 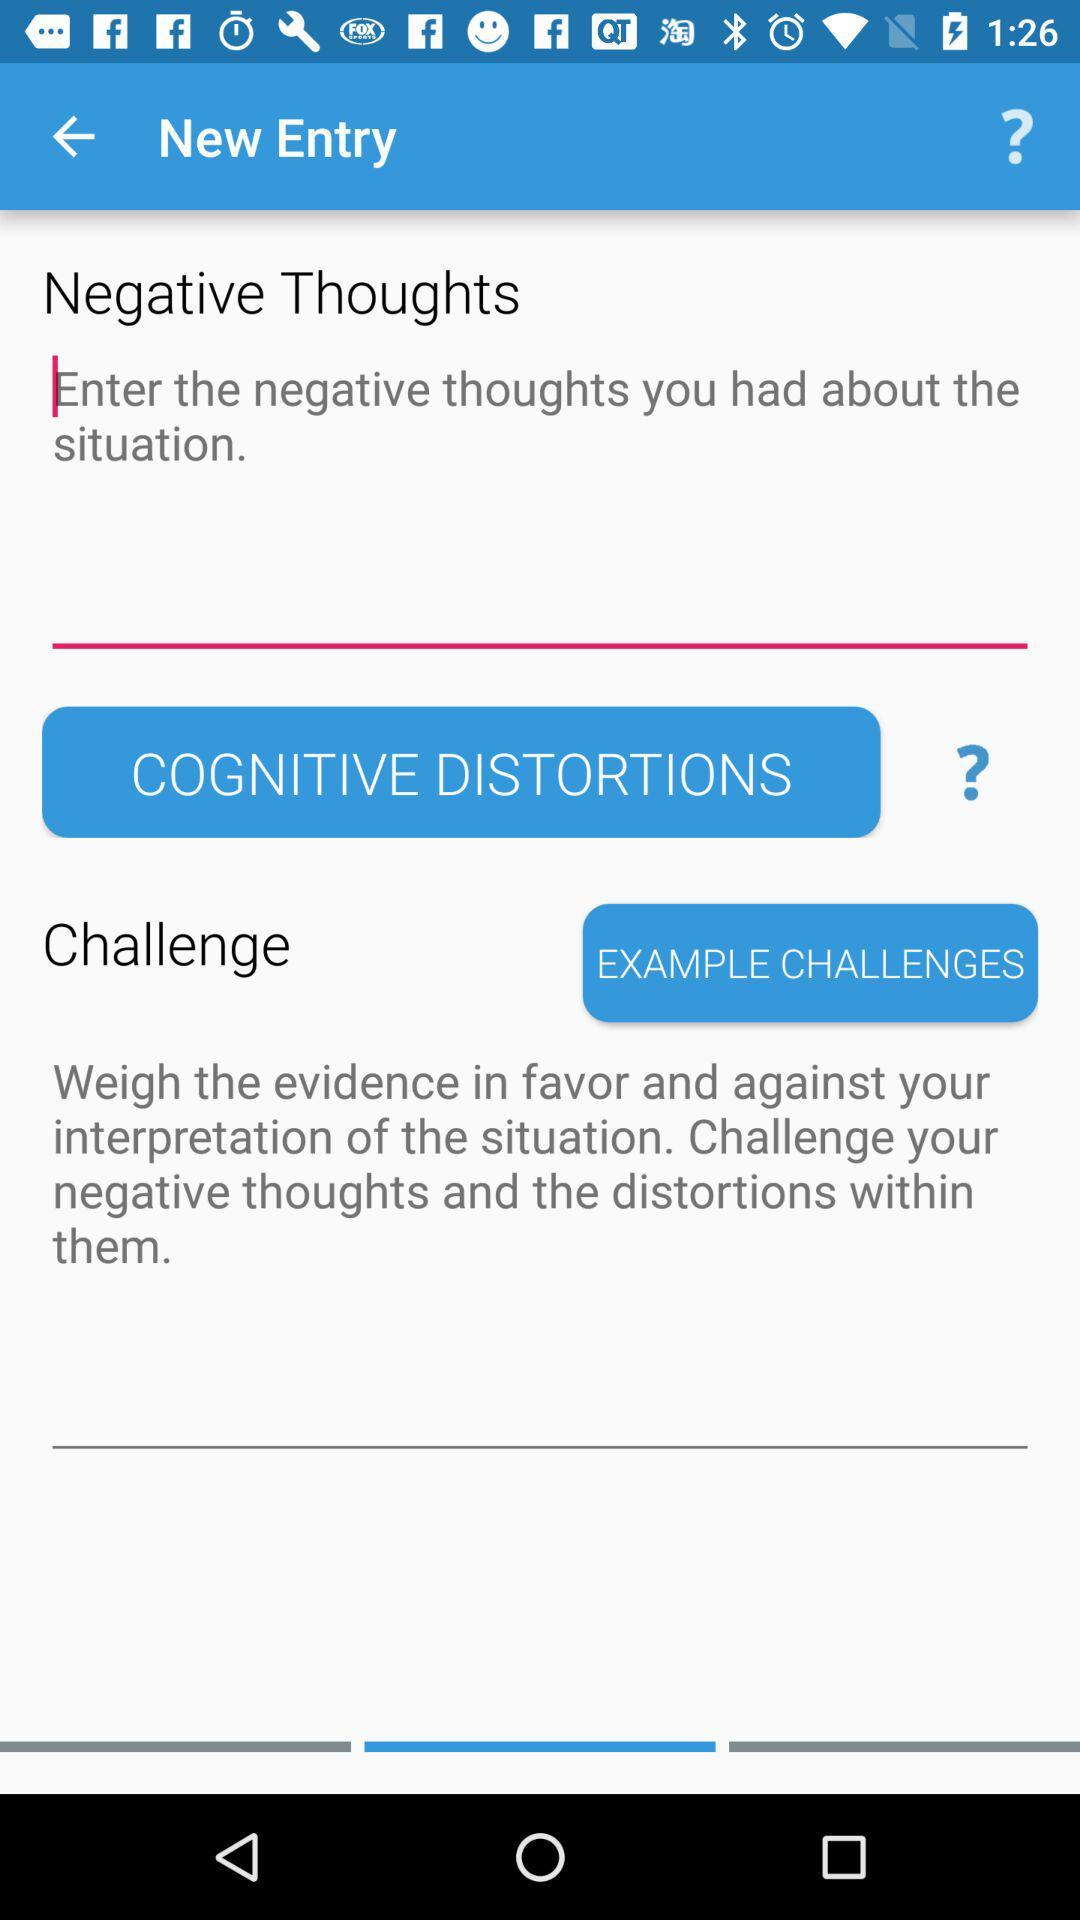 I want to click on the item above the negative thoughts, so click(x=72, y=135).